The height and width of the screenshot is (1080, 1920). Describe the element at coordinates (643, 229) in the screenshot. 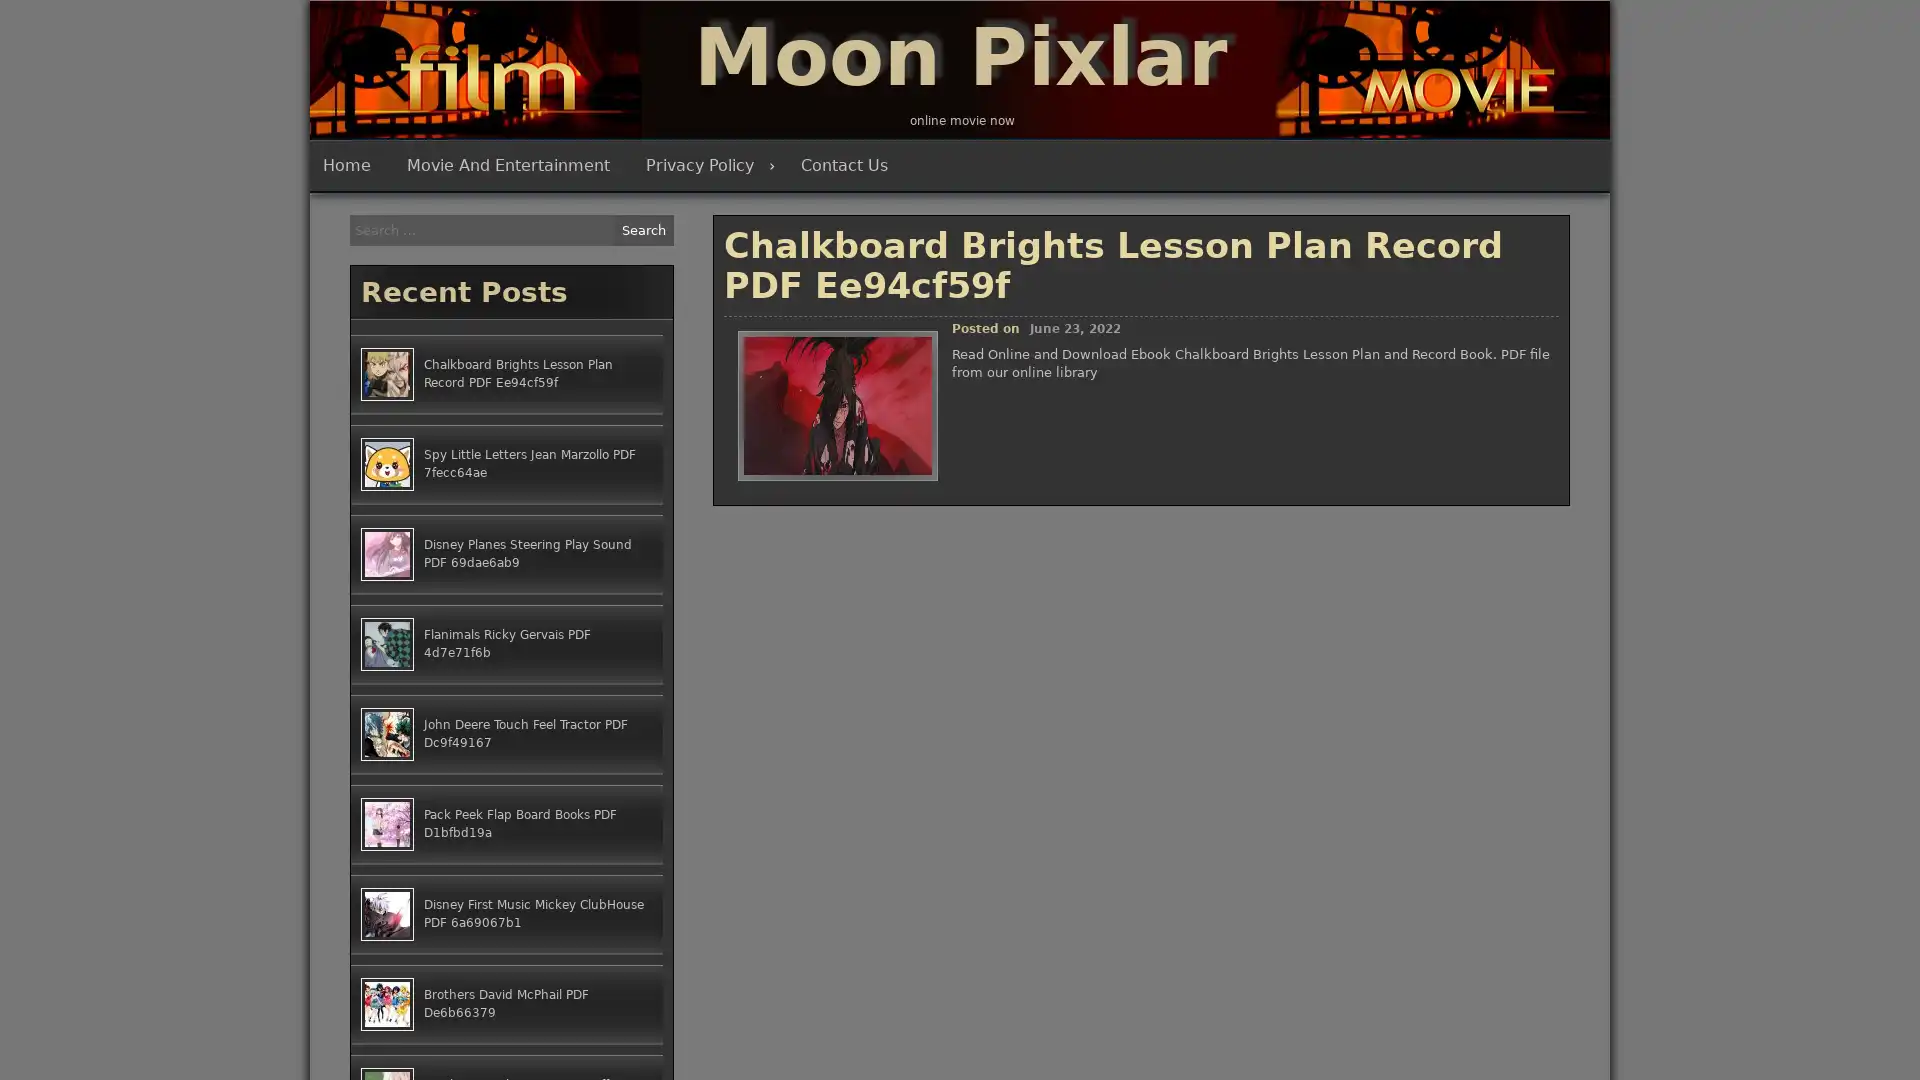

I see `Search` at that location.